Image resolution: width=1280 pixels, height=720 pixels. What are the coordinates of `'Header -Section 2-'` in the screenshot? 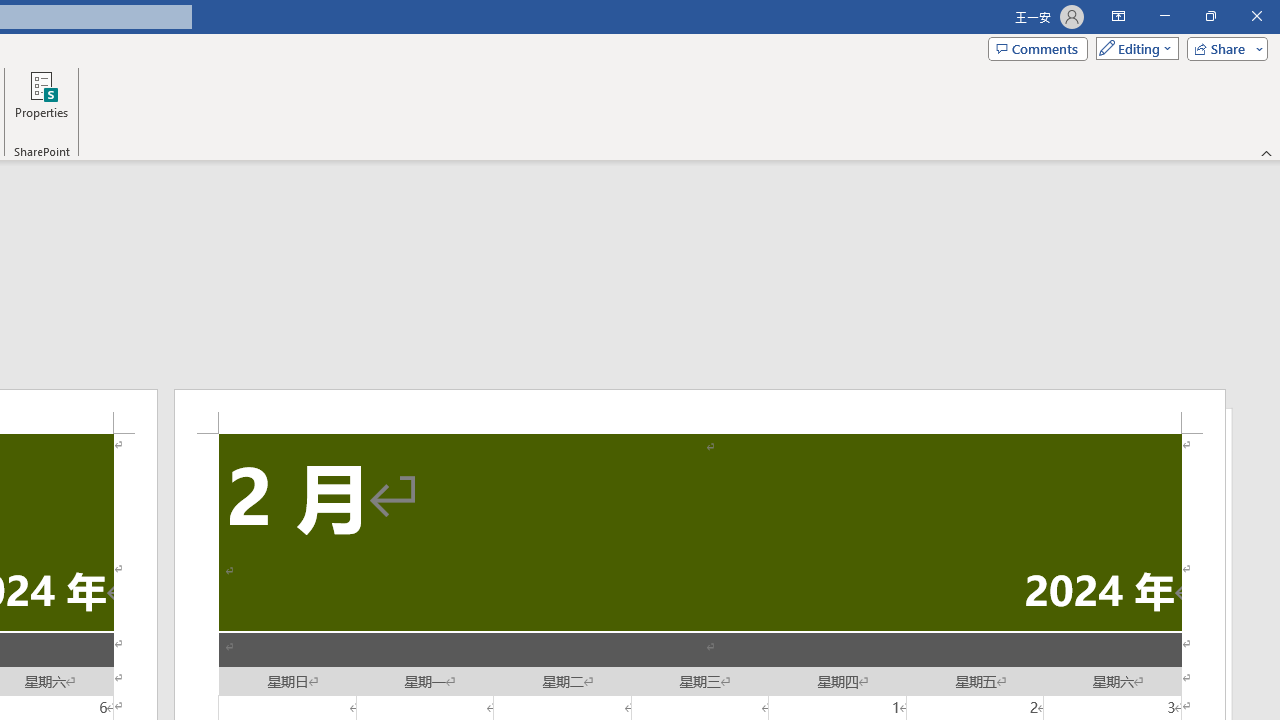 It's located at (700, 410).